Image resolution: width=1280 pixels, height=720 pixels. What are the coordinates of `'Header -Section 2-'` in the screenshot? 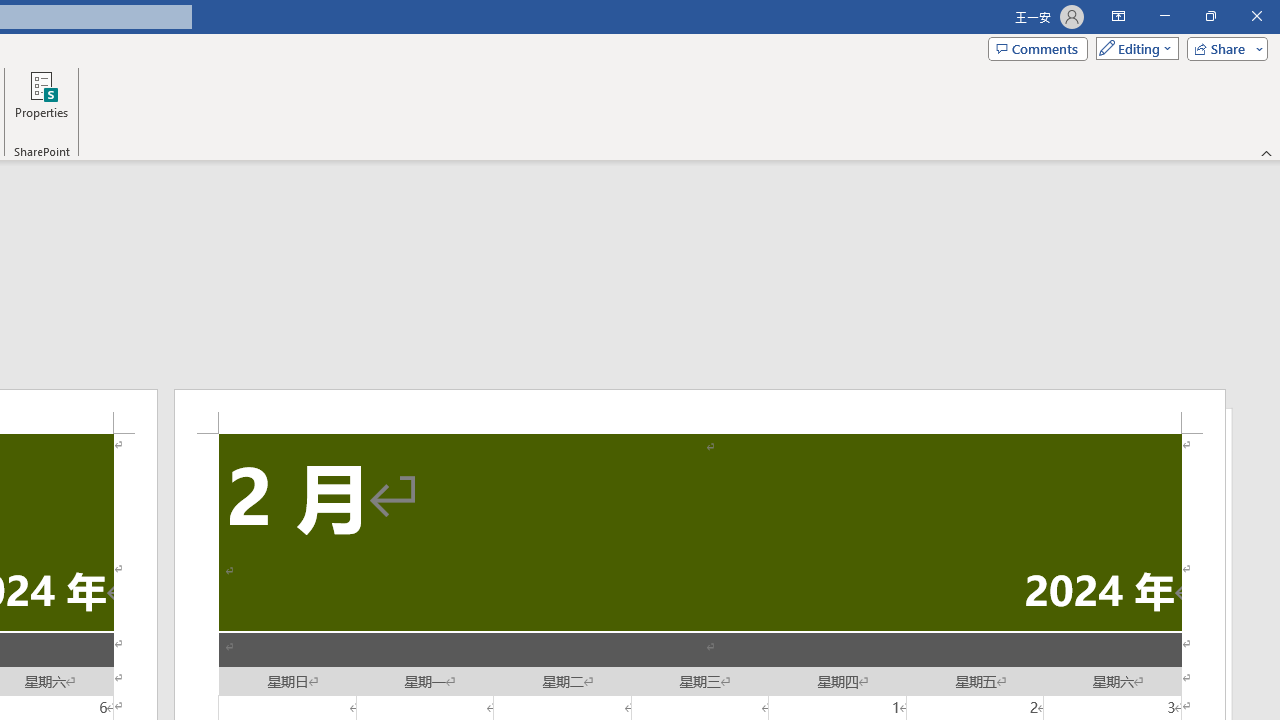 It's located at (700, 410).